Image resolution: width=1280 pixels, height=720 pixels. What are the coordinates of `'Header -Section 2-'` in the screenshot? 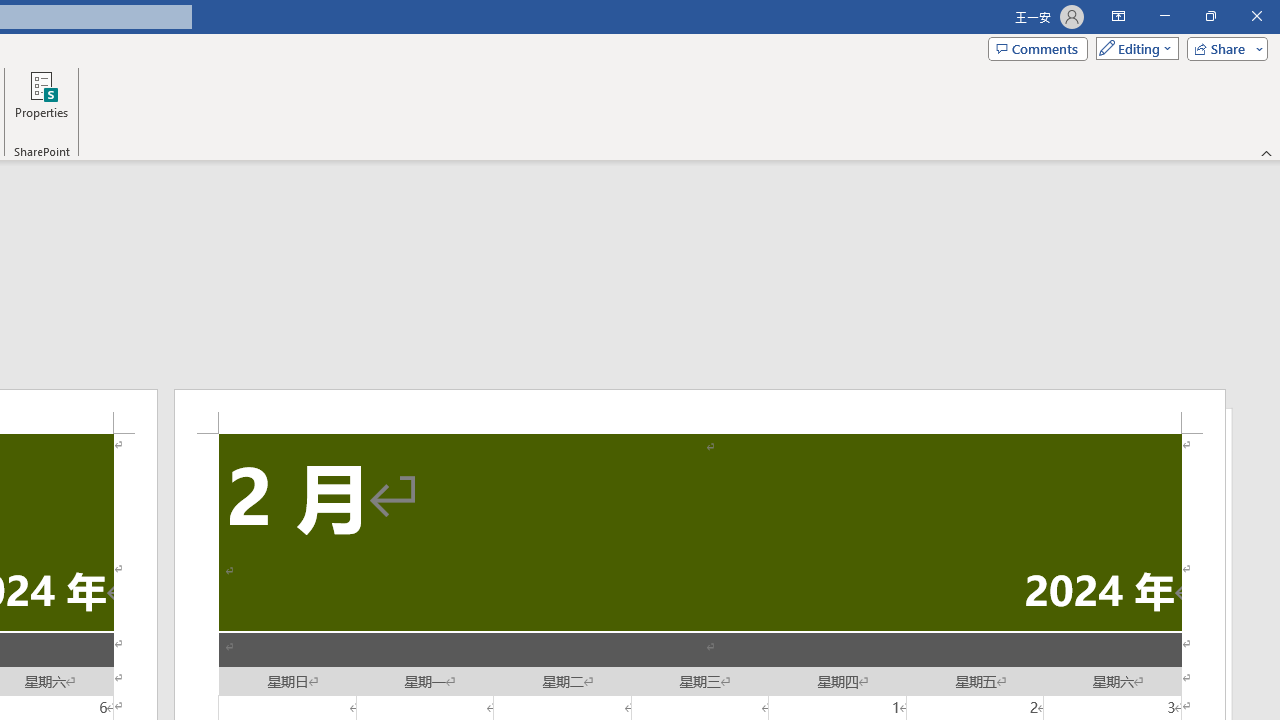 It's located at (700, 410).